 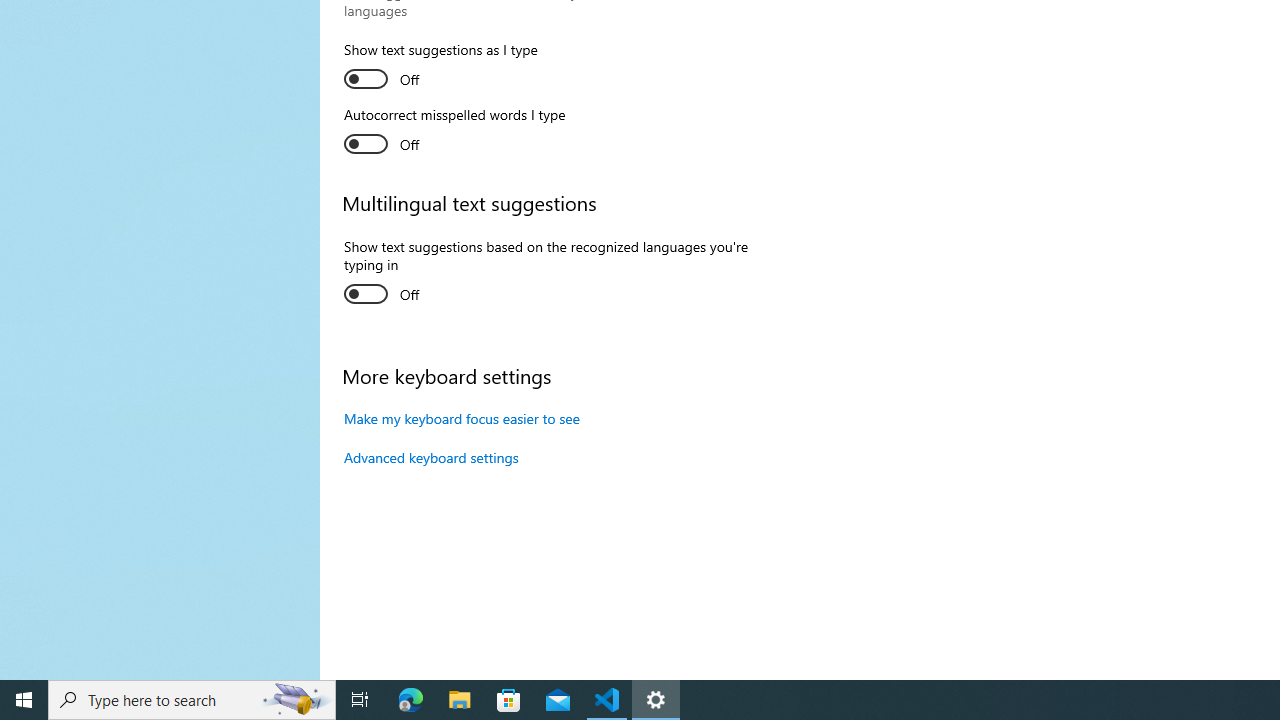 I want to click on 'File Explorer', so click(x=459, y=698).